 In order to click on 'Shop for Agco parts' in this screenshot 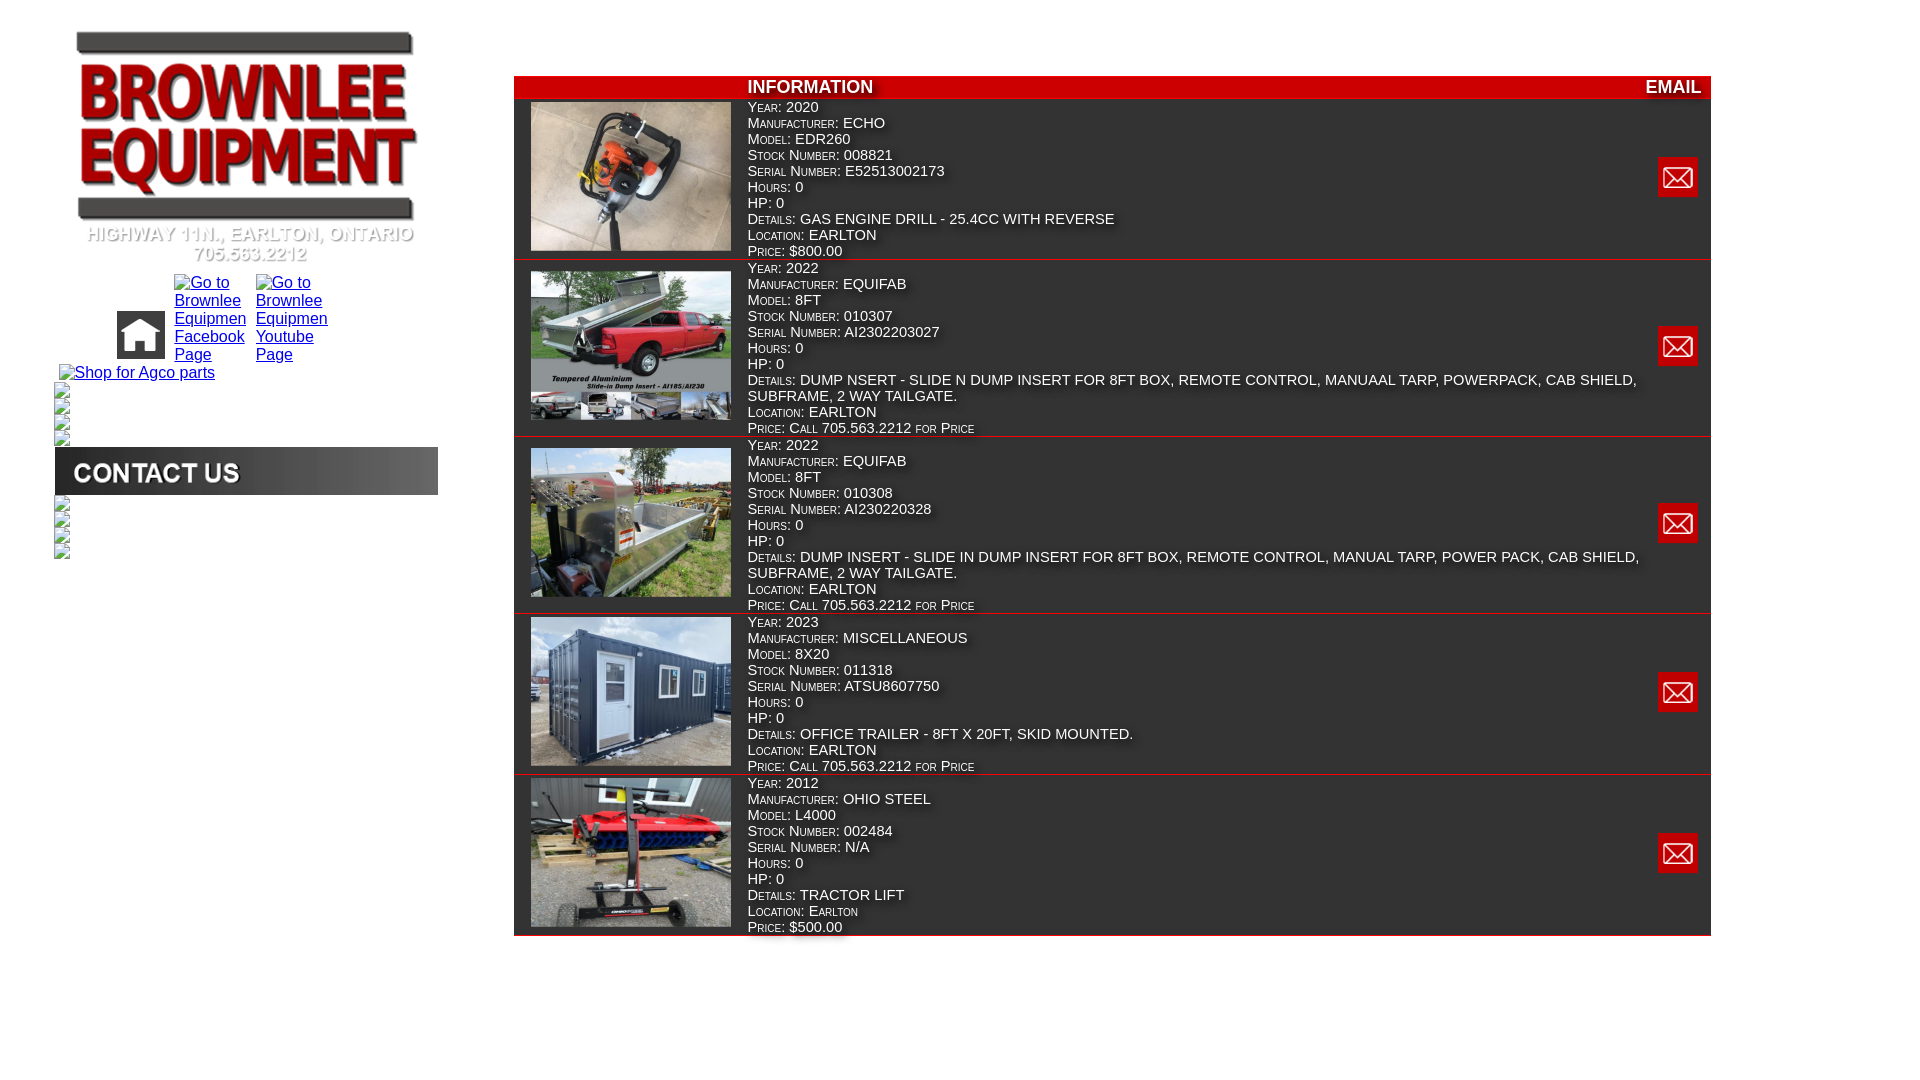, I will do `click(133, 372)`.